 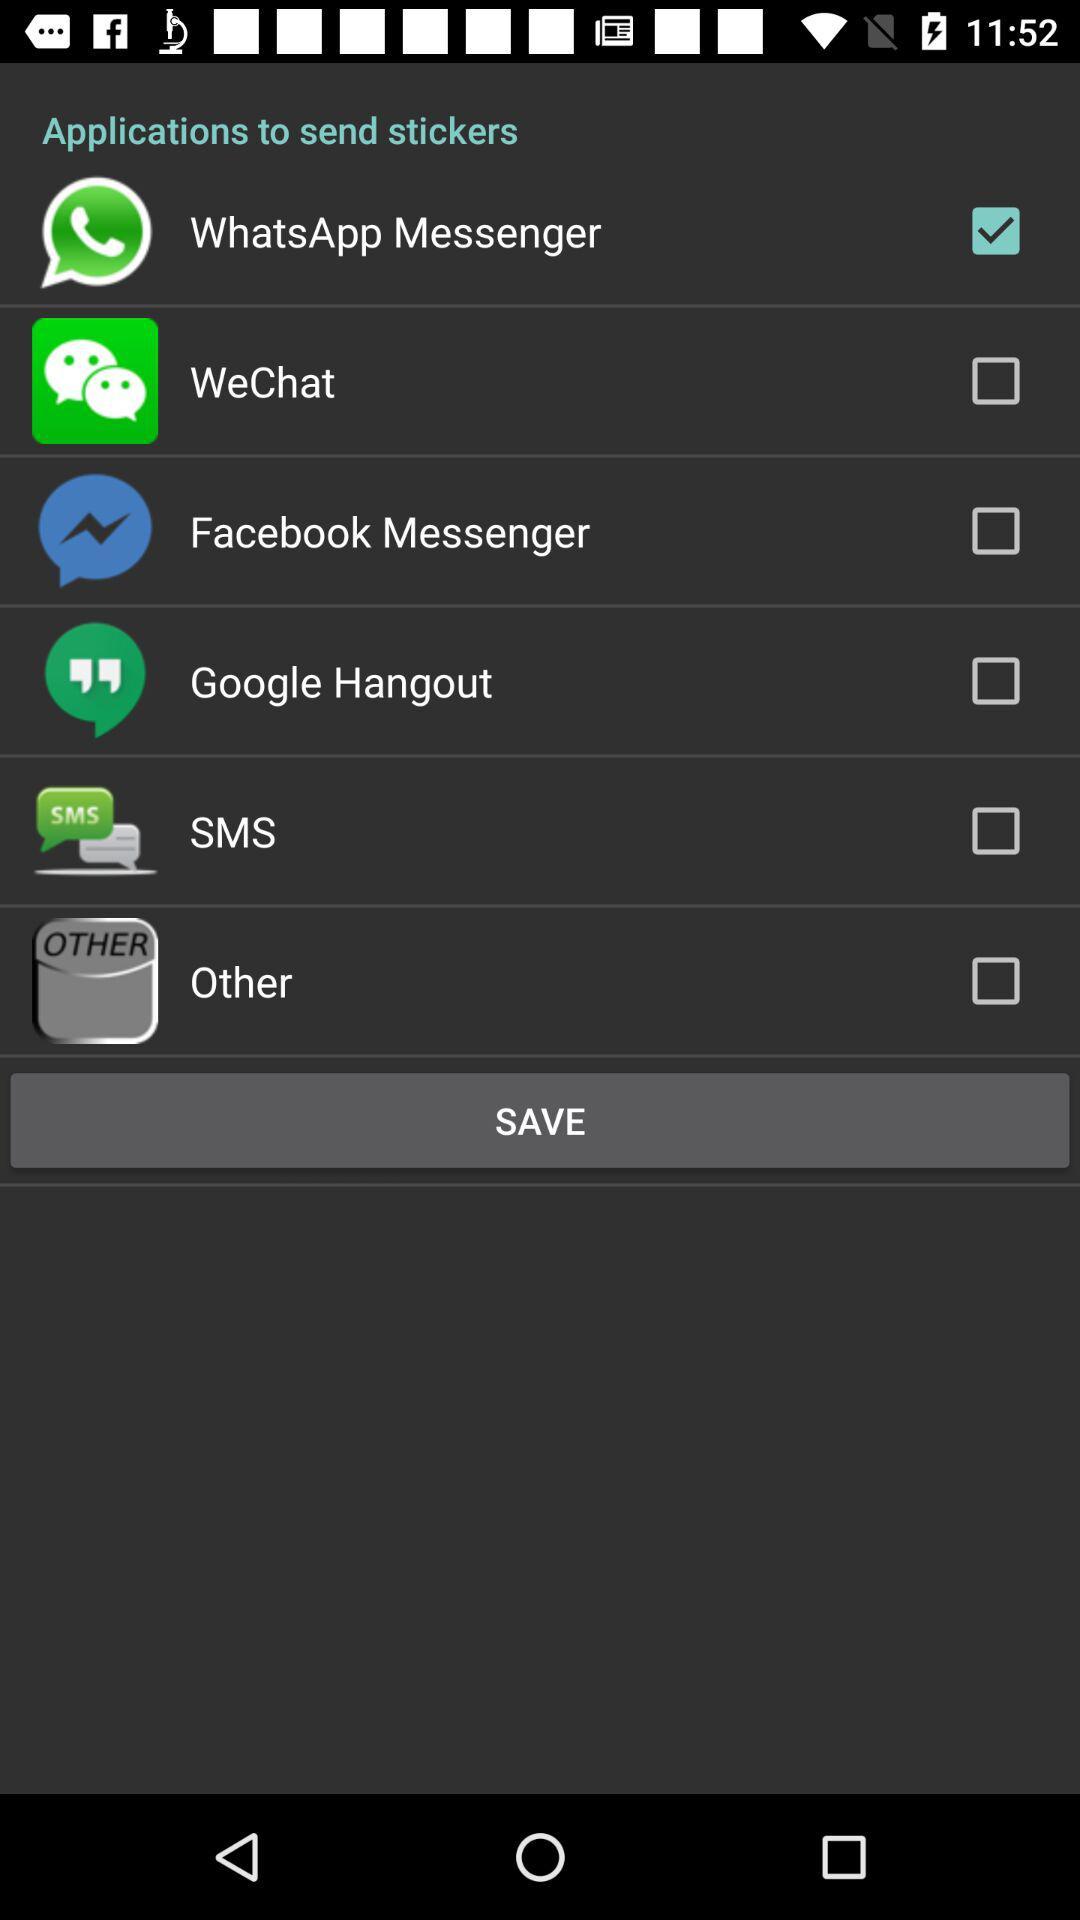 I want to click on the whatsapp messenger item, so click(x=395, y=230).